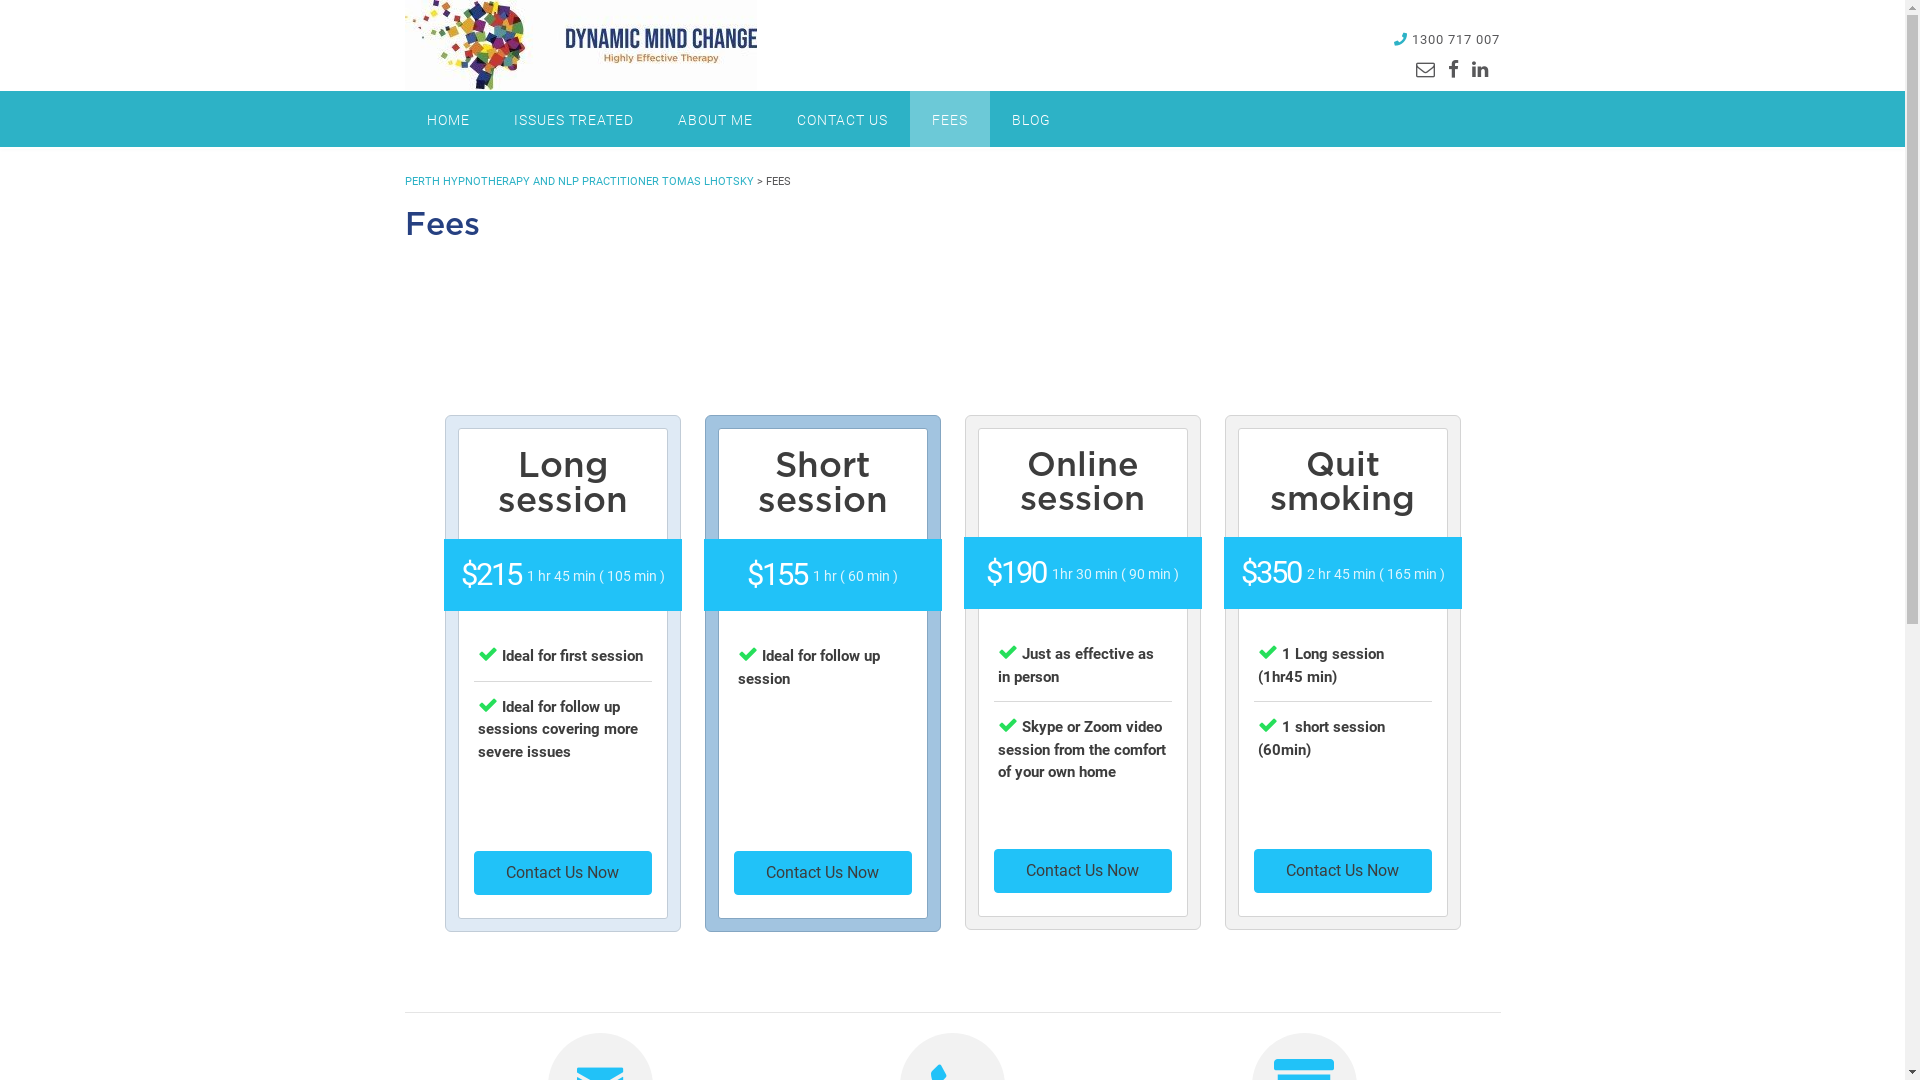 Image resolution: width=1920 pixels, height=1080 pixels. I want to click on 'PERTH HYPNOTHERAPY AND NLP PRACTITIONER TOMAS LHOTSKY', so click(577, 181).